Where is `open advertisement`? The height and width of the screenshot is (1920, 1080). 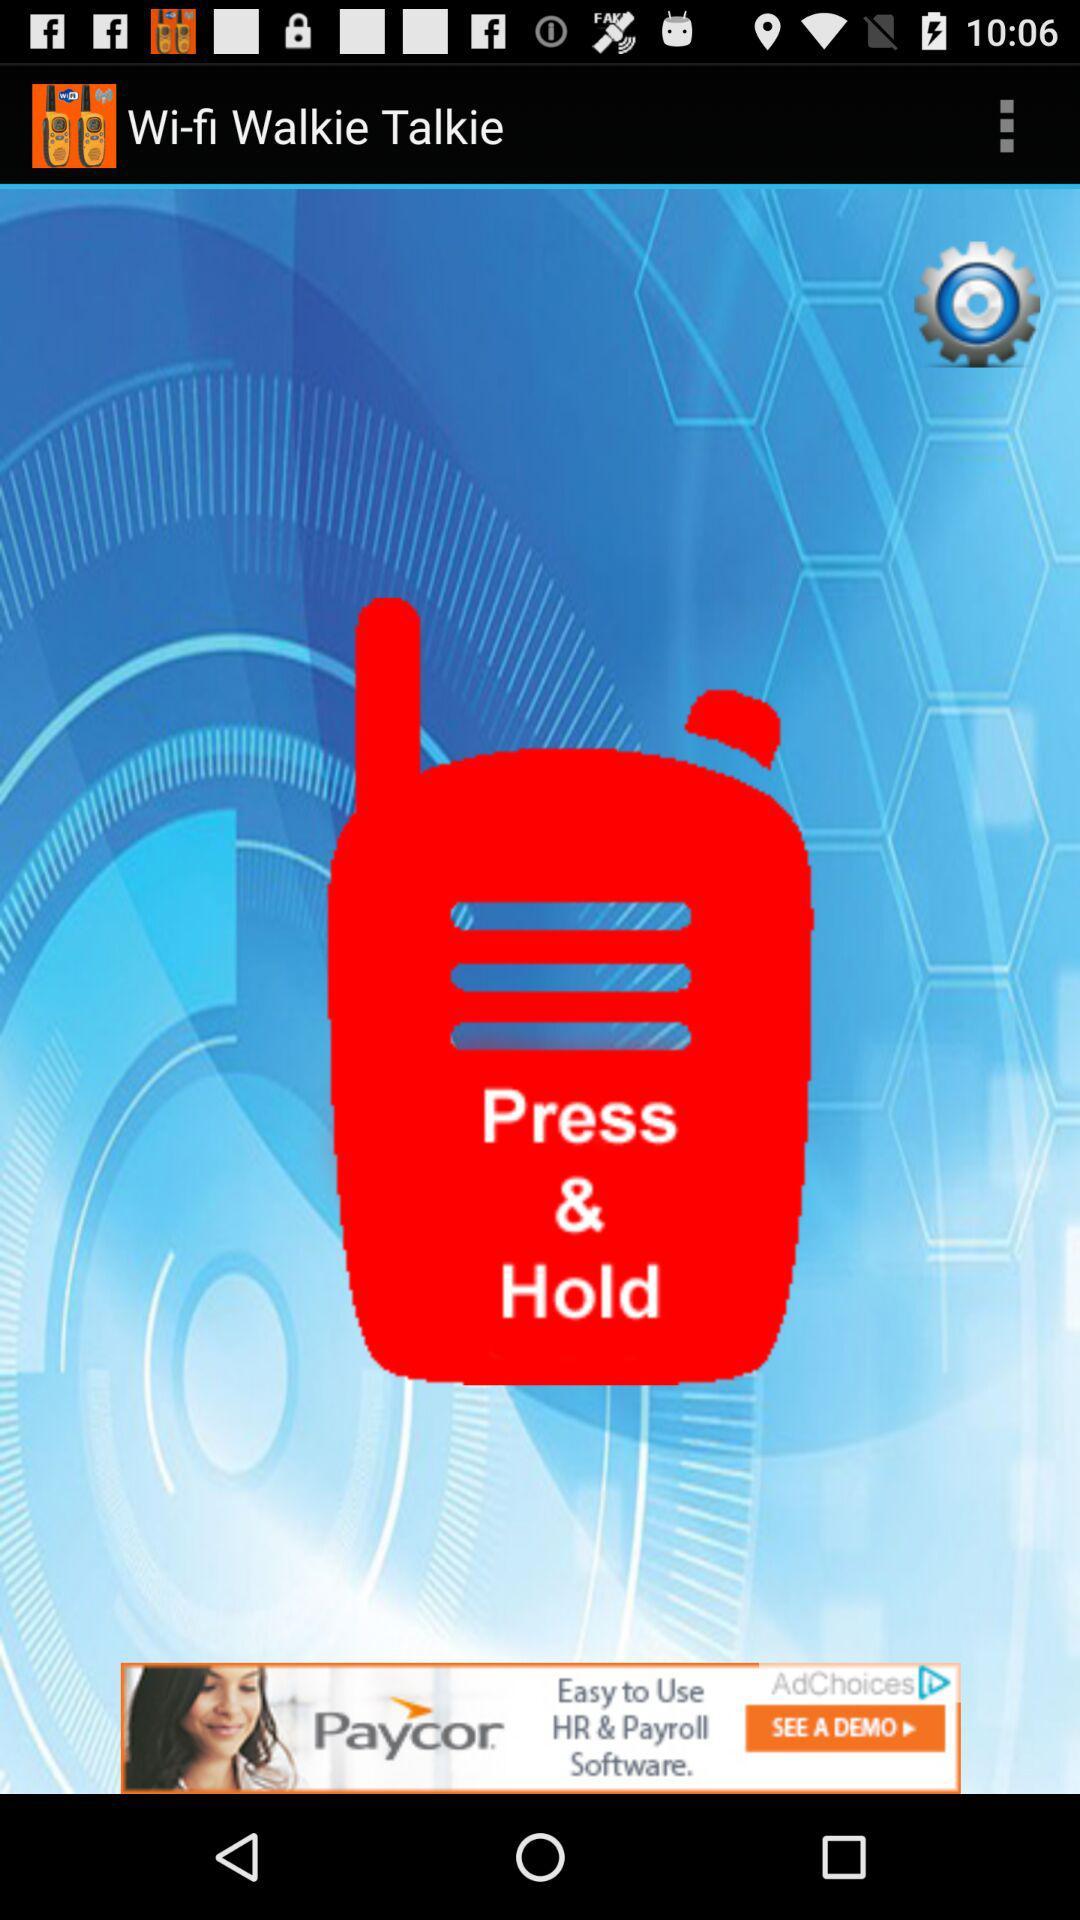 open advertisement is located at coordinates (540, 1727).